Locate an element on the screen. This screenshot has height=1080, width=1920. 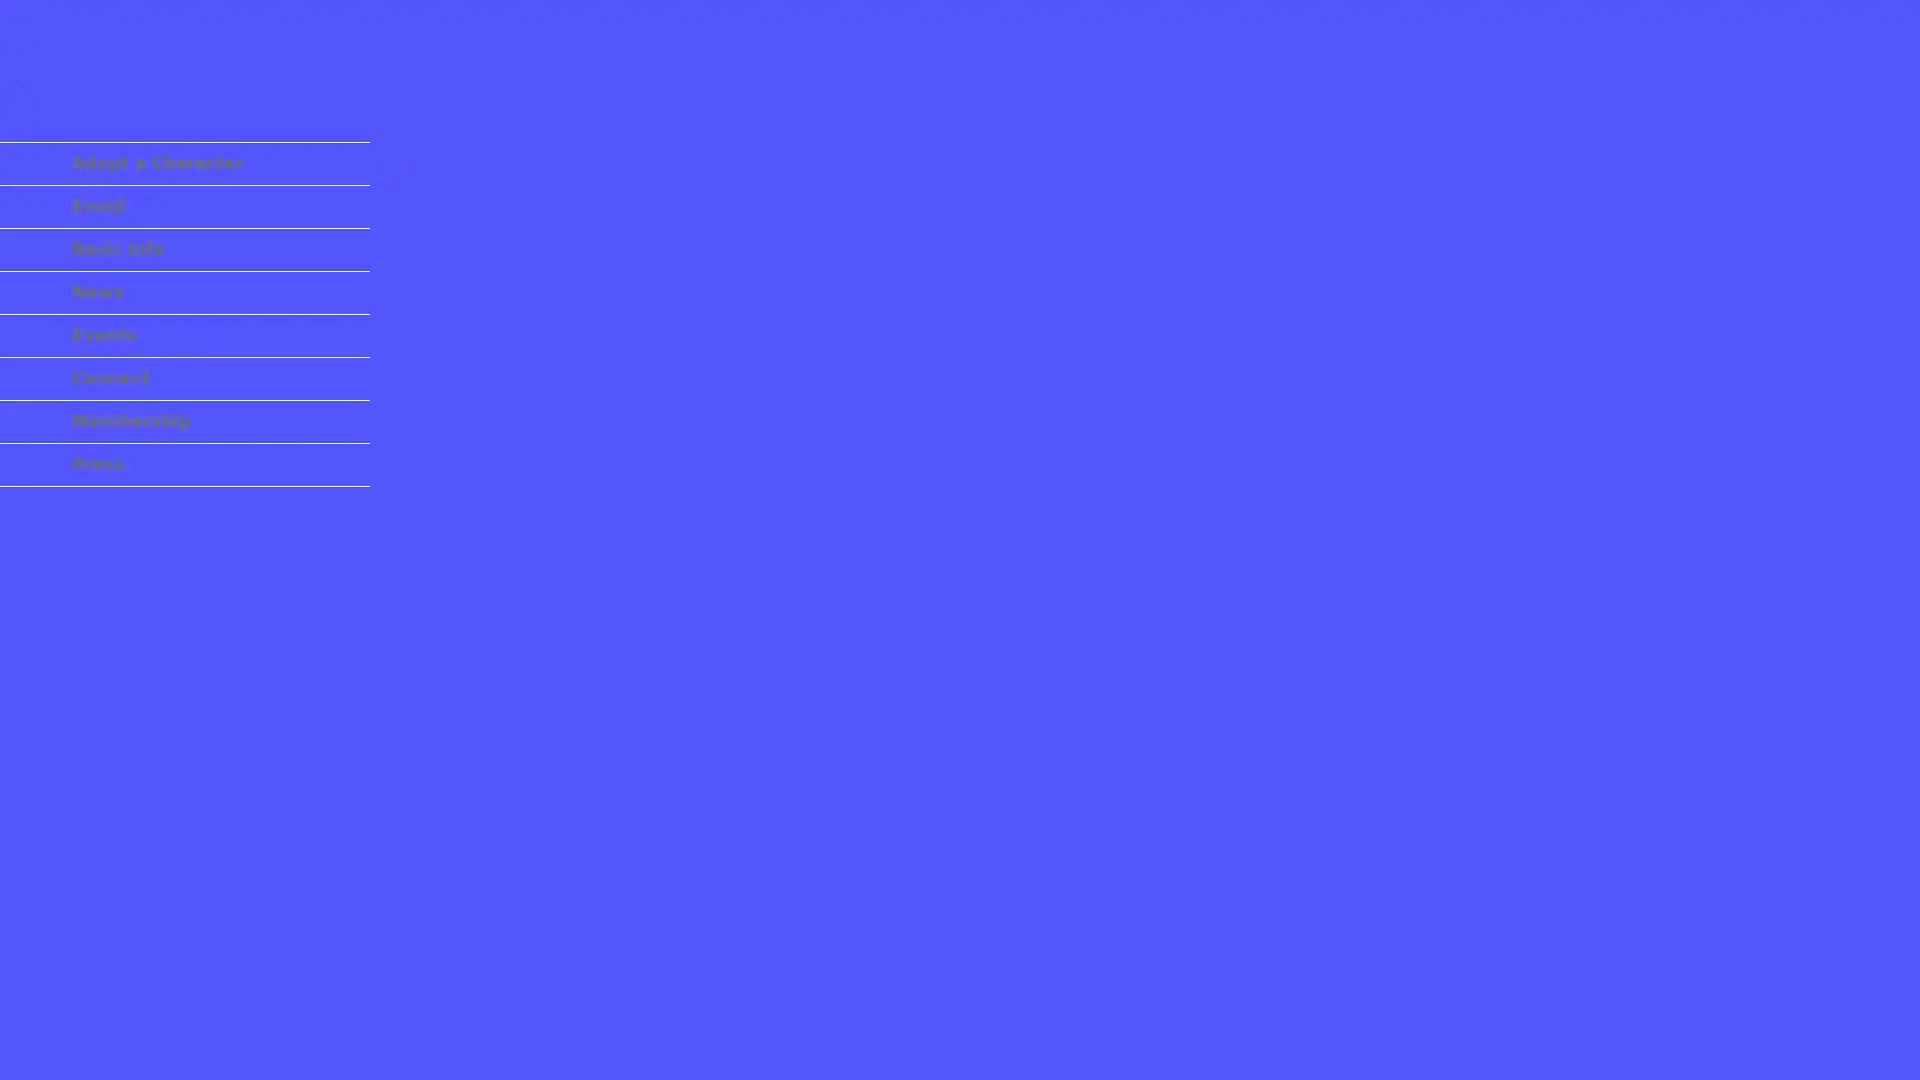
U+03A6 is located at coordinates (908, 226).